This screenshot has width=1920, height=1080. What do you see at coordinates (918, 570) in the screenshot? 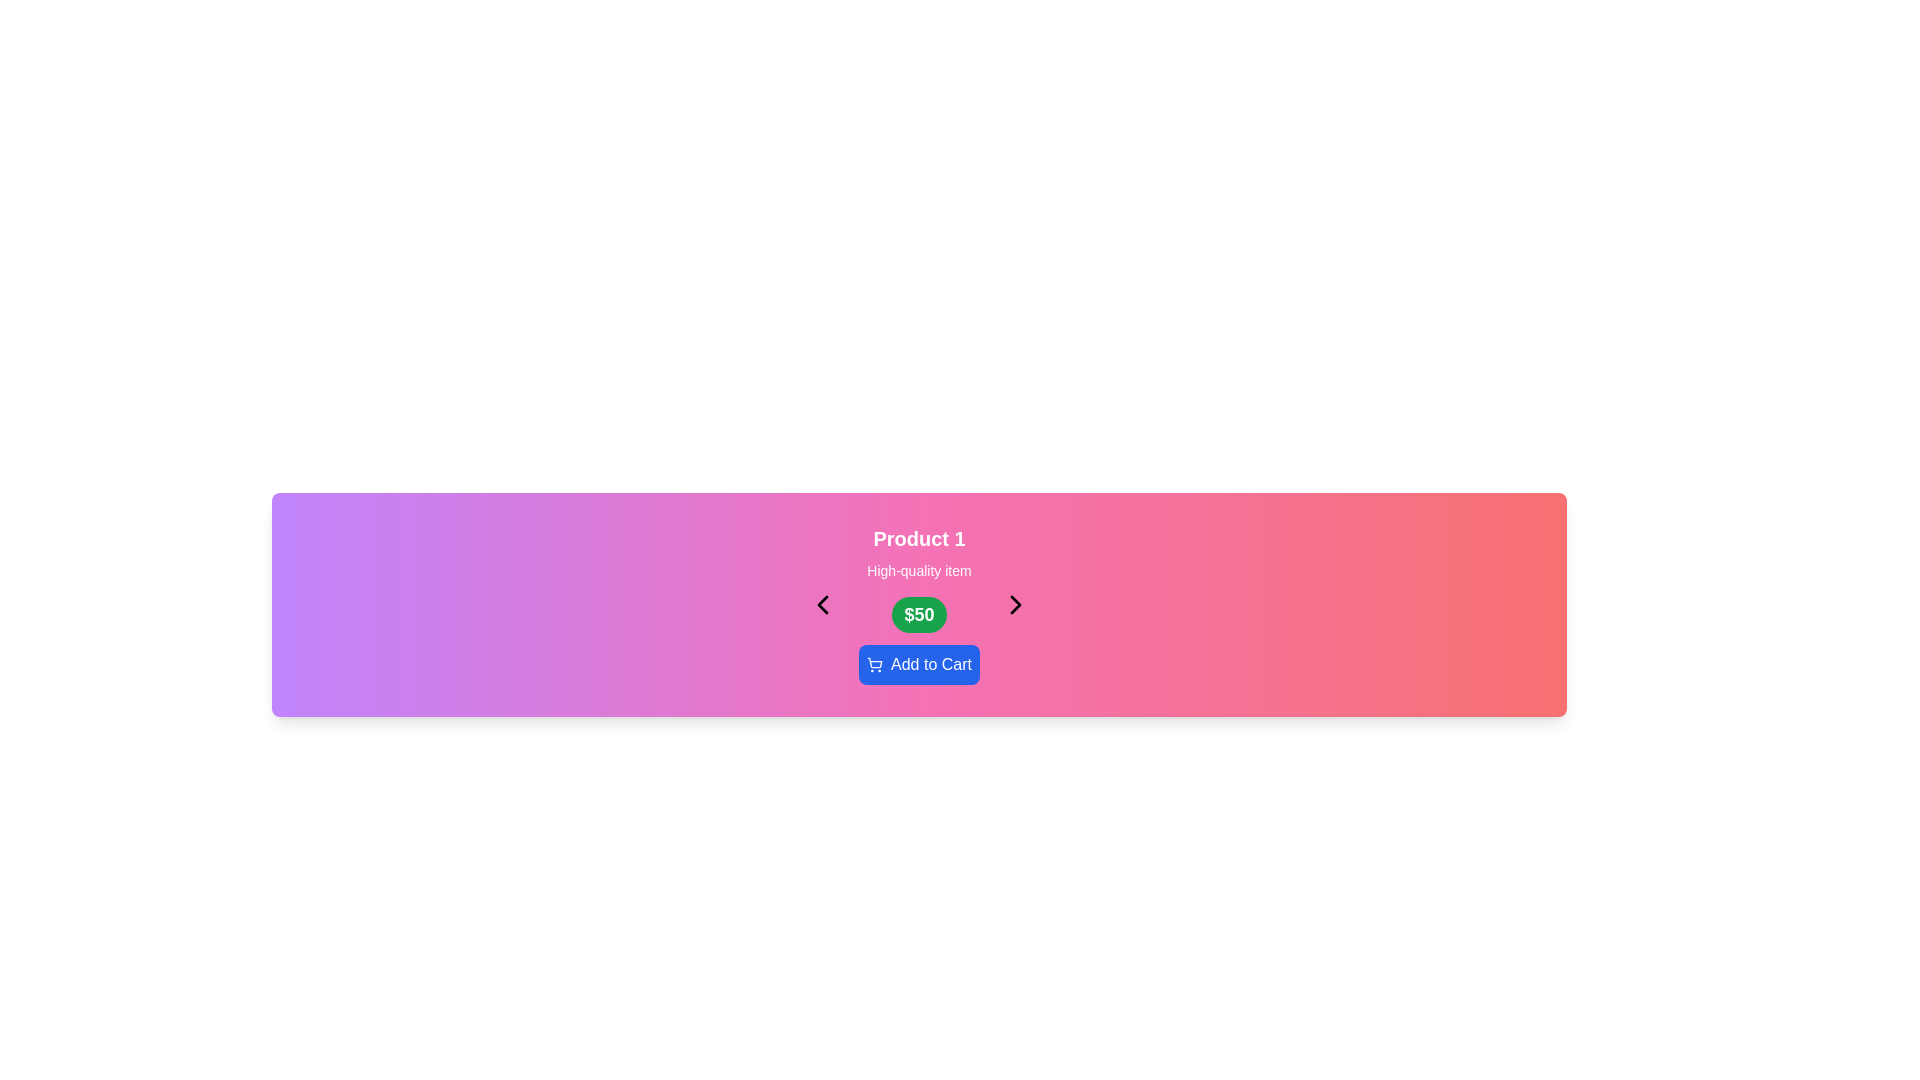
I see `the informational text label that provides a brief description about 'Product 1', positioned above the price button displaying '$50'` at bounding box center [918, 570].